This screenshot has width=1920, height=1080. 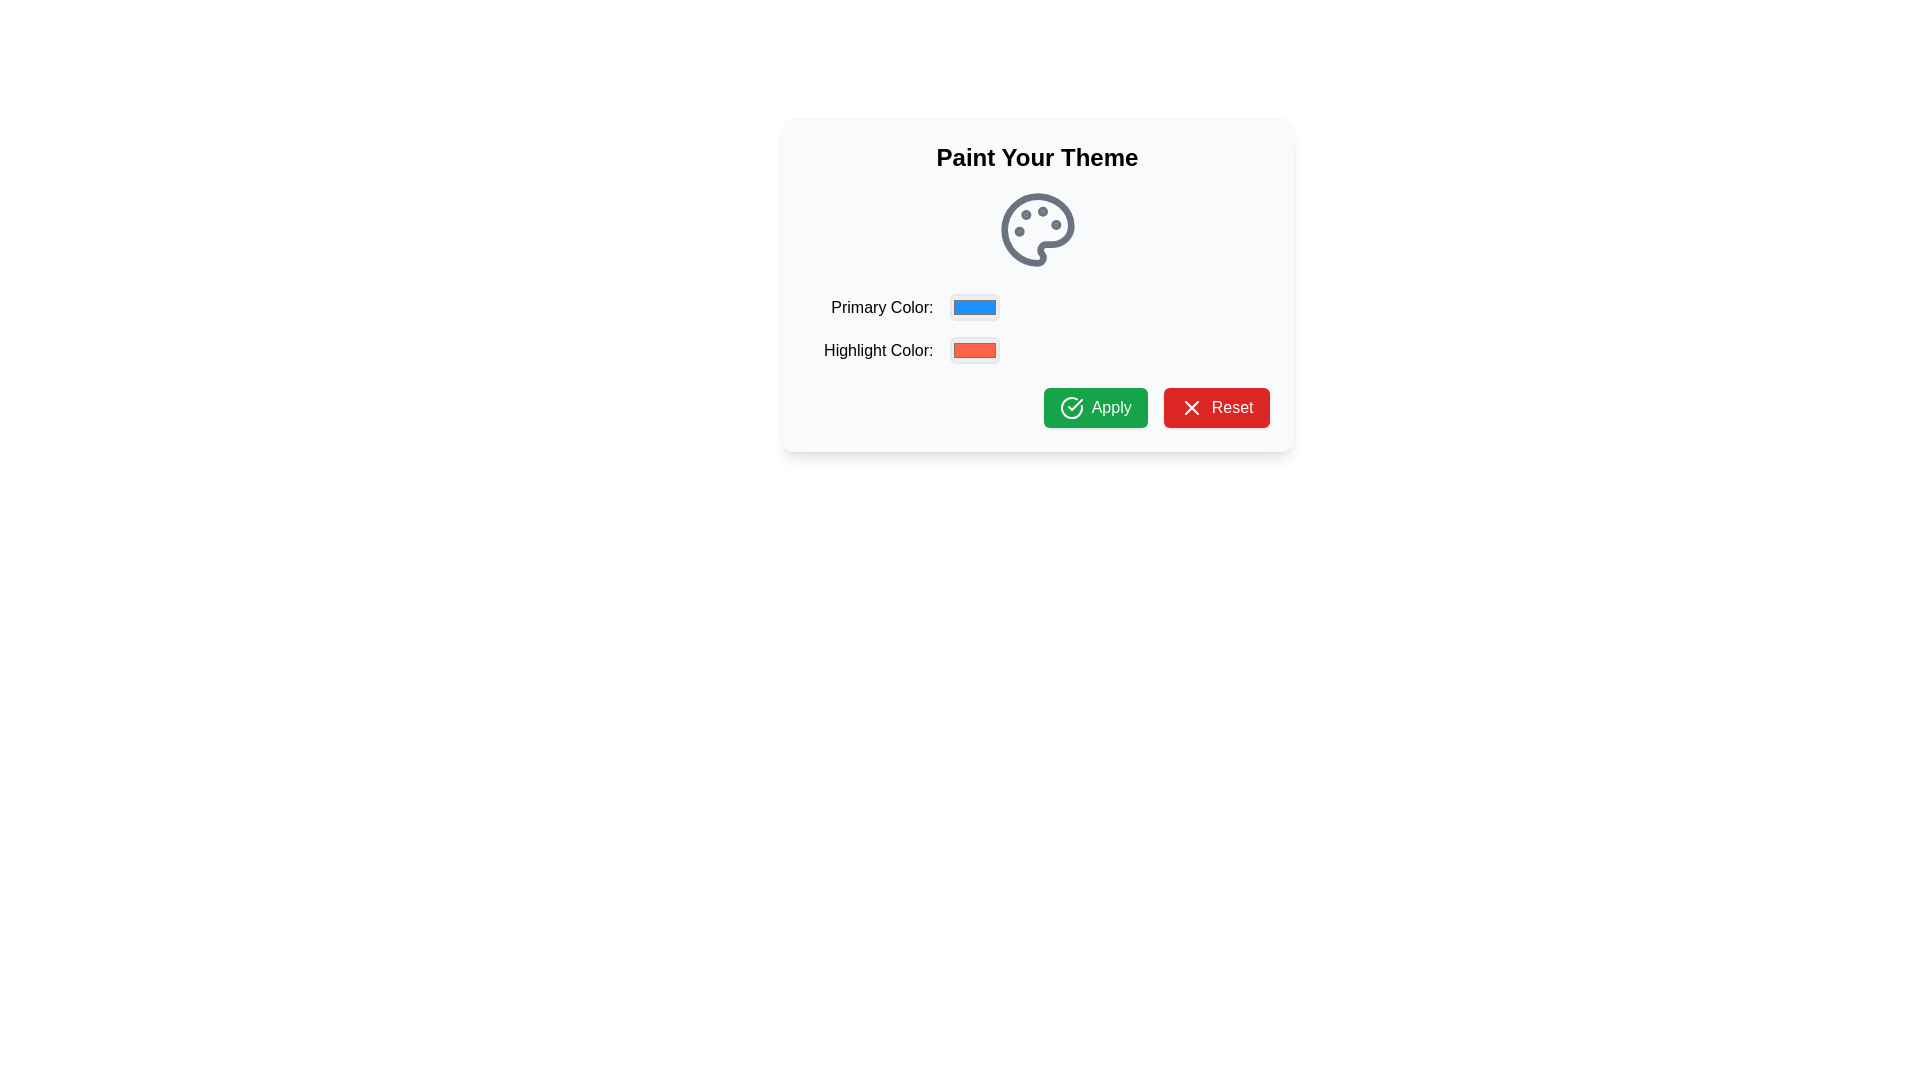 I want to click on the Highlight Color, so click(x=974, y=349).